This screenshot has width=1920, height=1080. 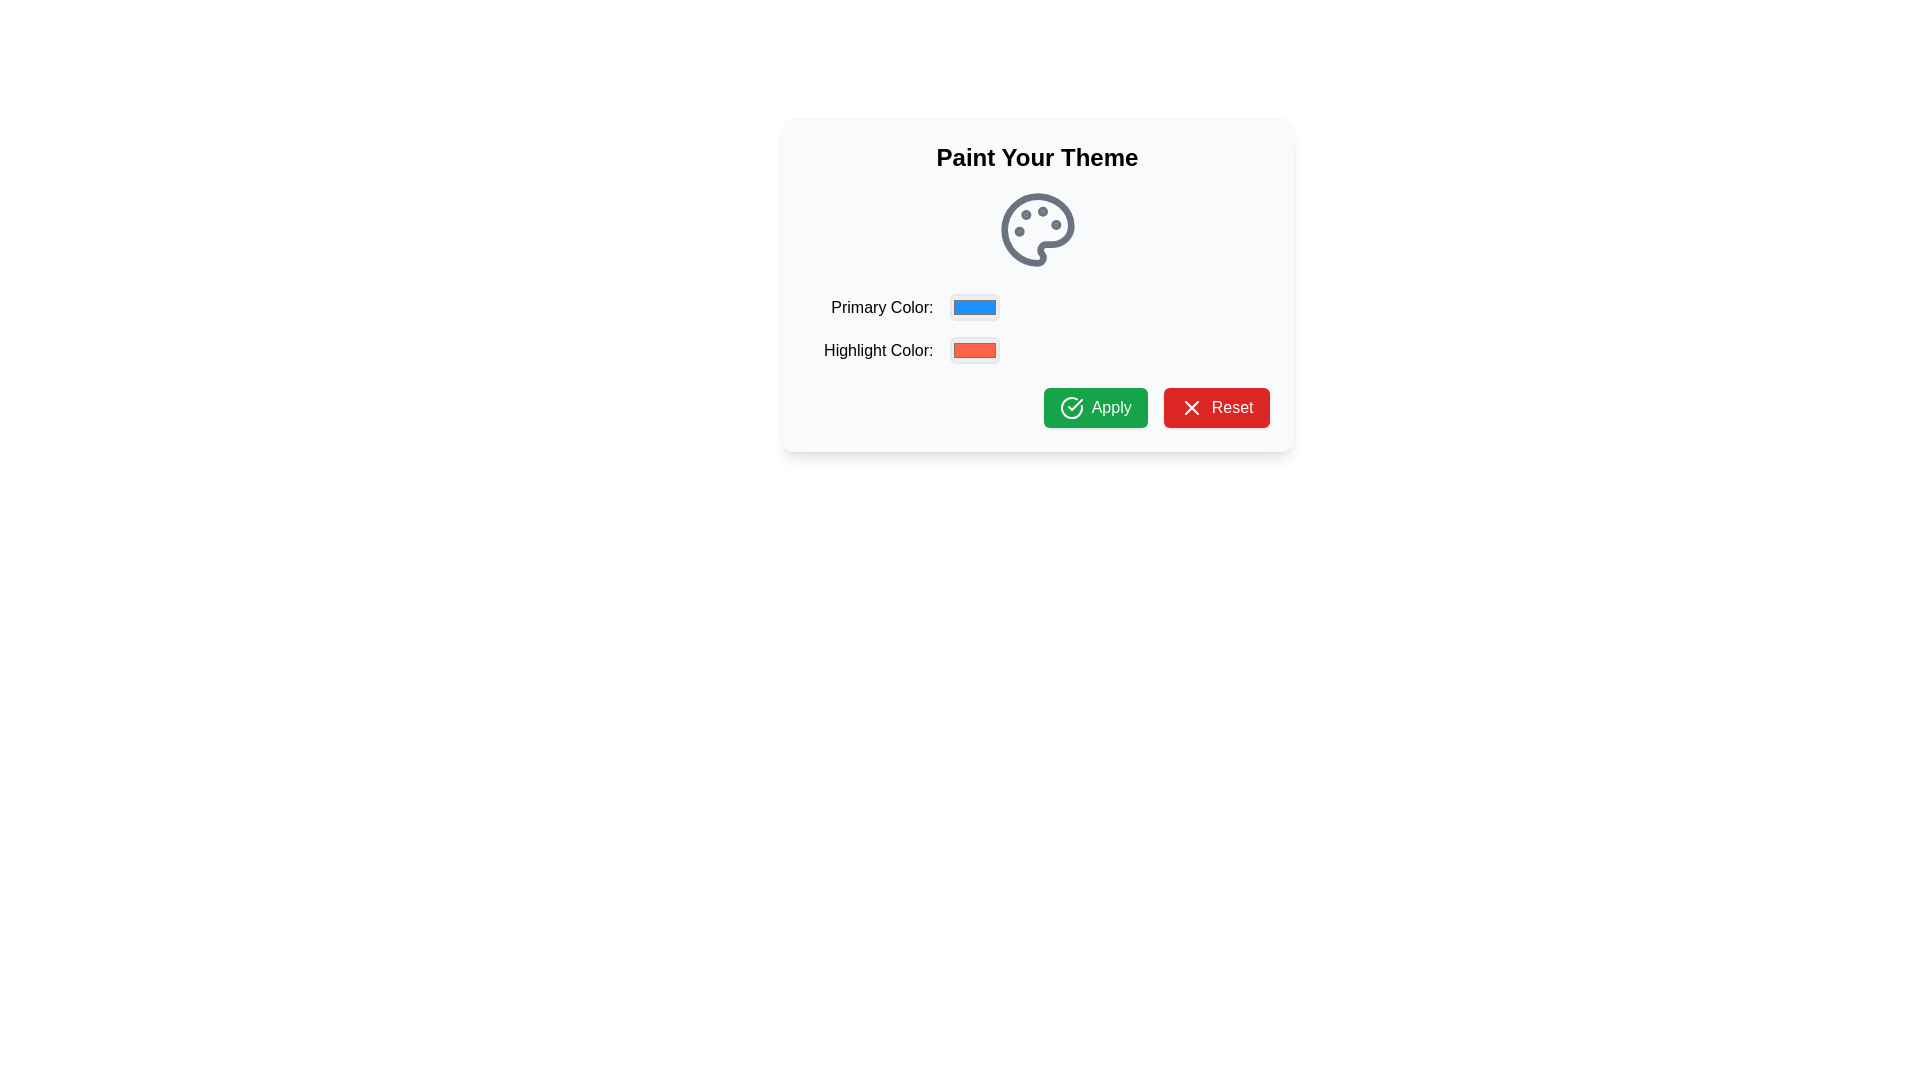 I want to click on the Highlight Color, so click(x=974, y=349).